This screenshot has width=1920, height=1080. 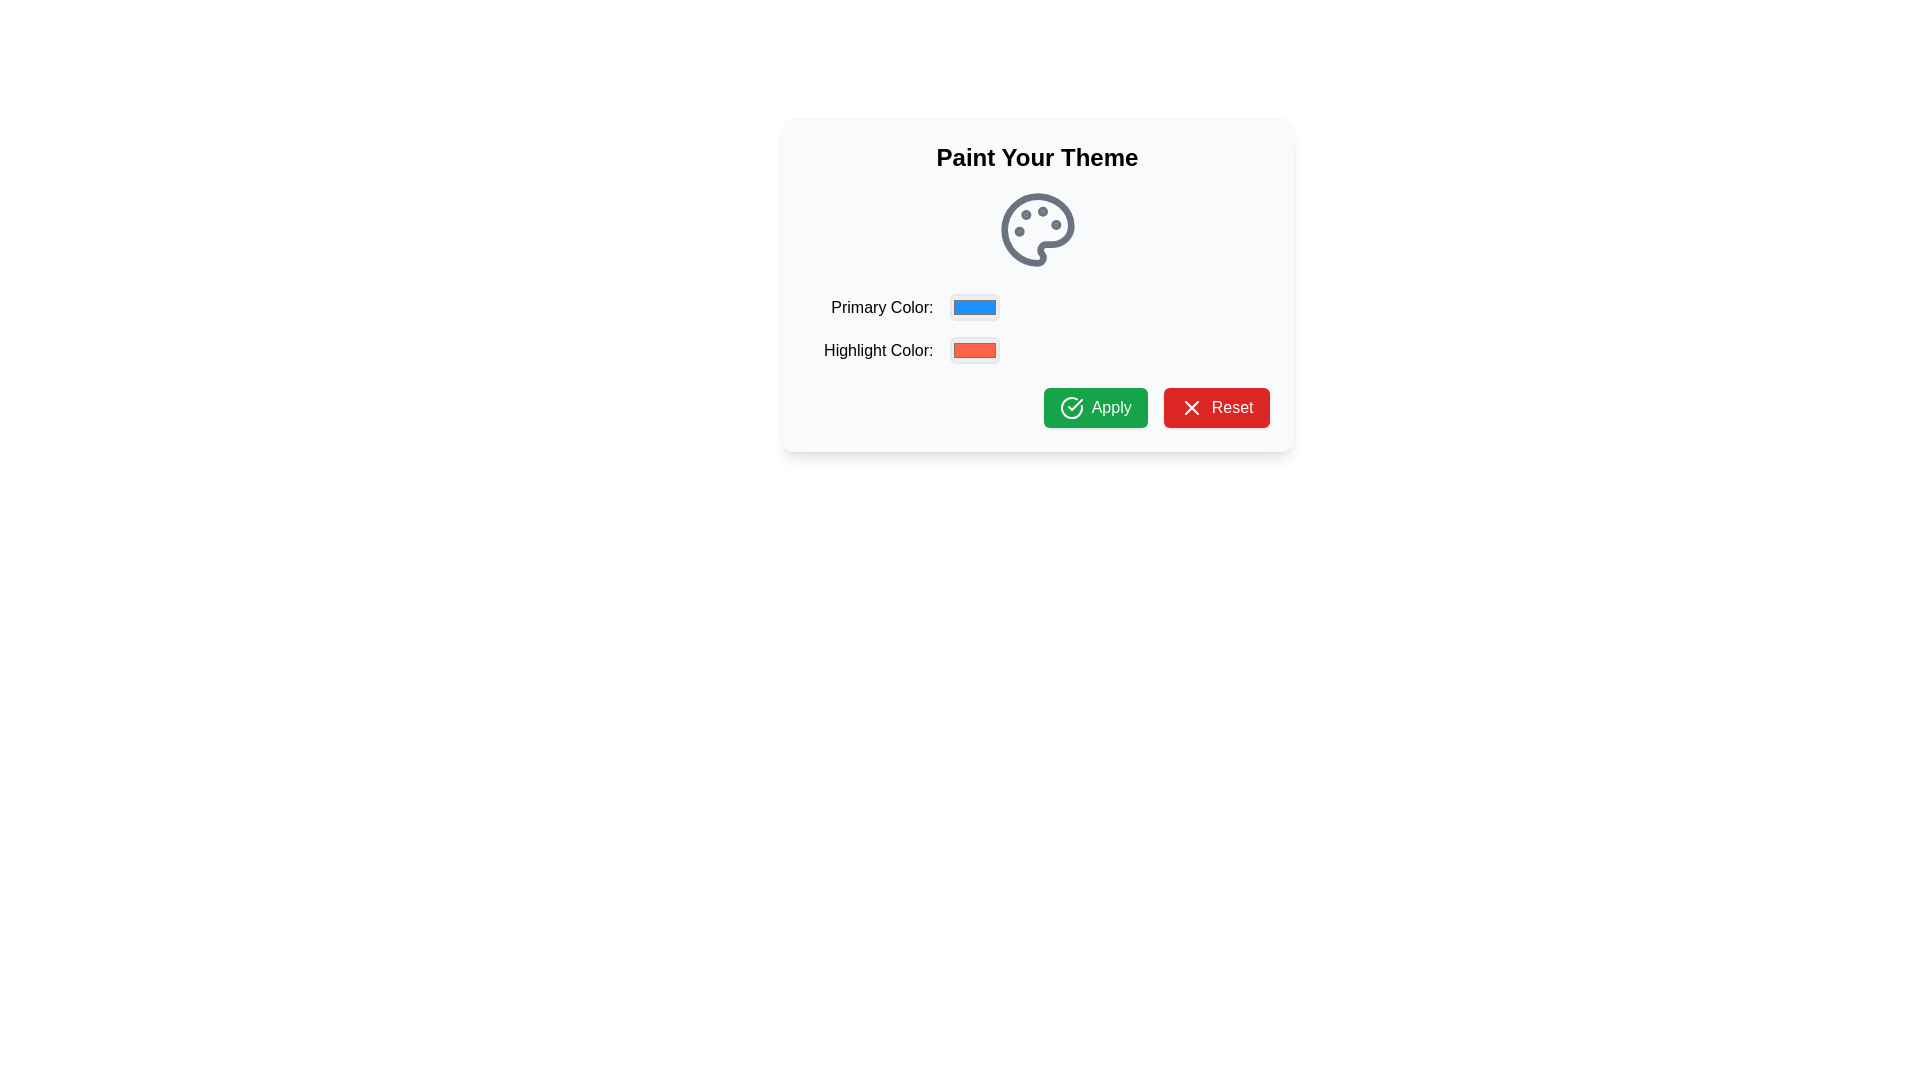 I want to click on the Highlight Color, so click(x=974, y=349).